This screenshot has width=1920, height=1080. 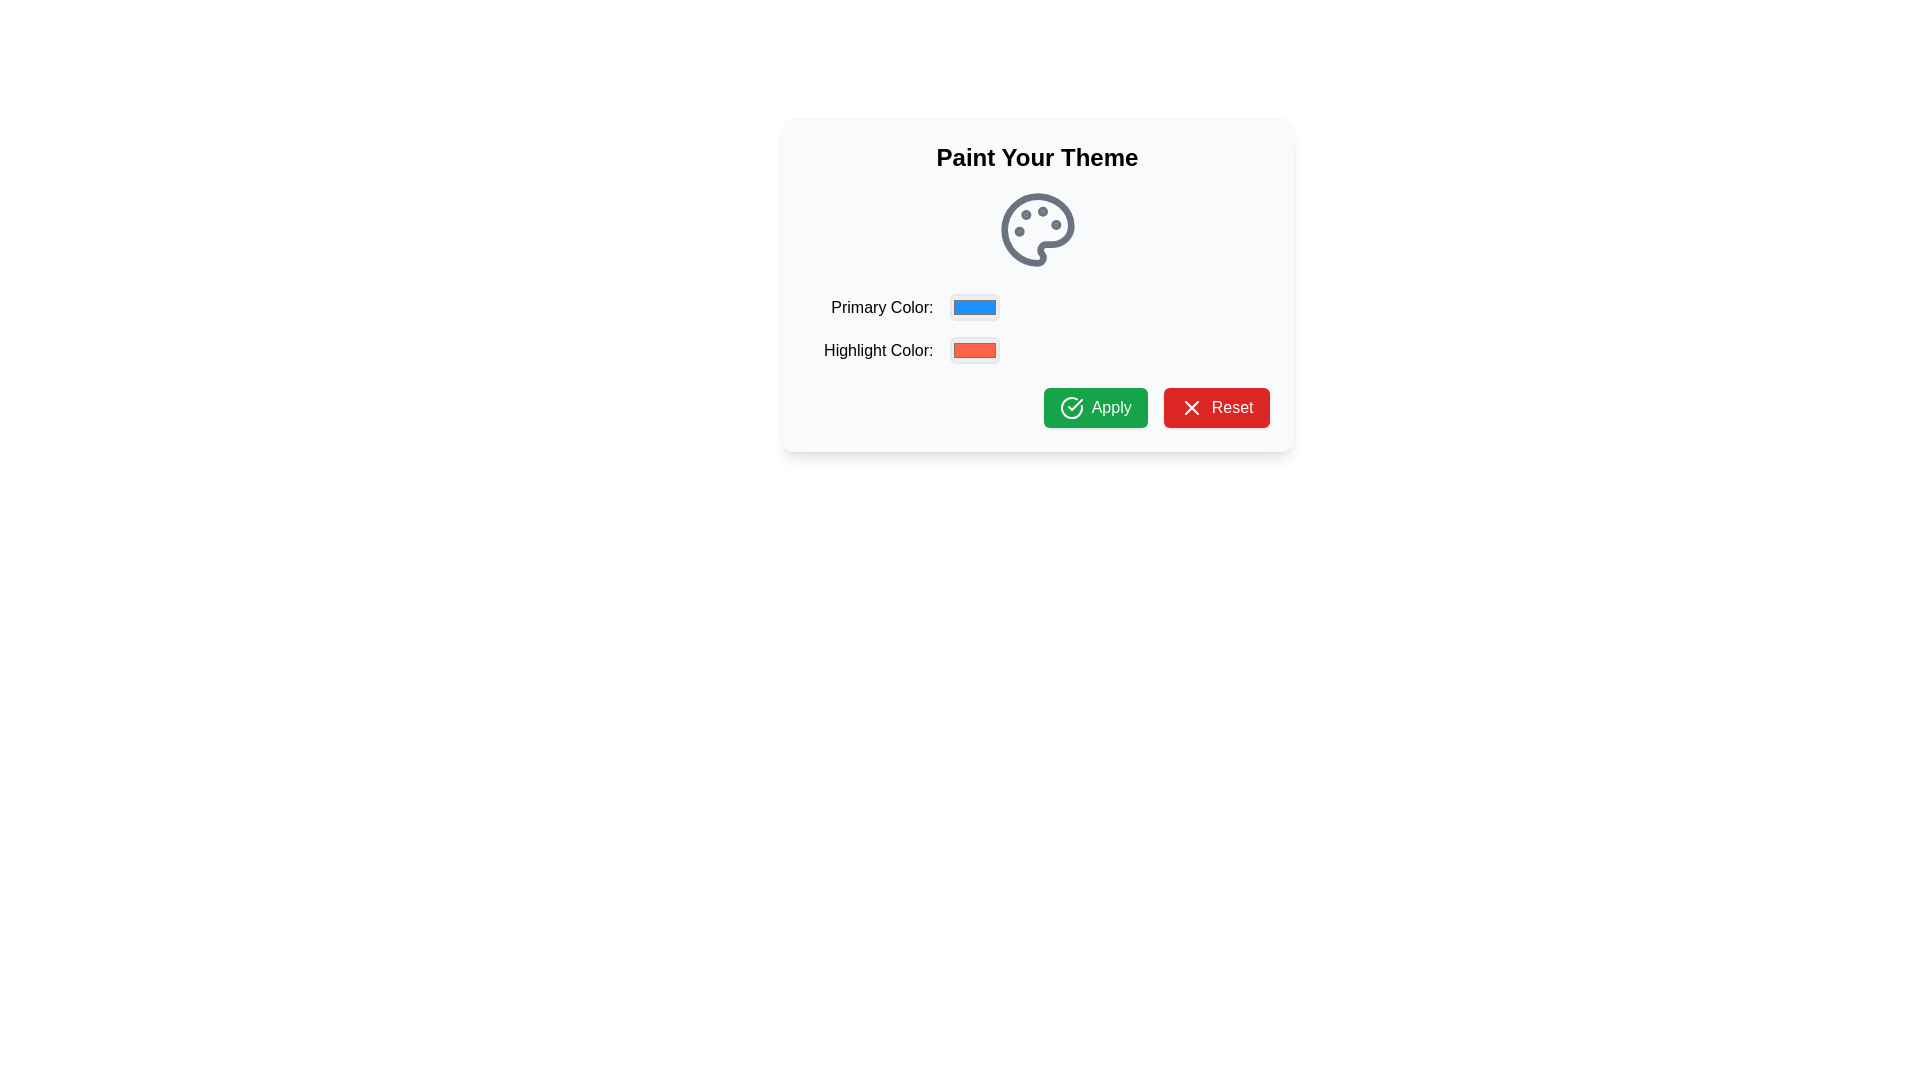 I want to click on the Highlight Color, so click(x=974, y=349).